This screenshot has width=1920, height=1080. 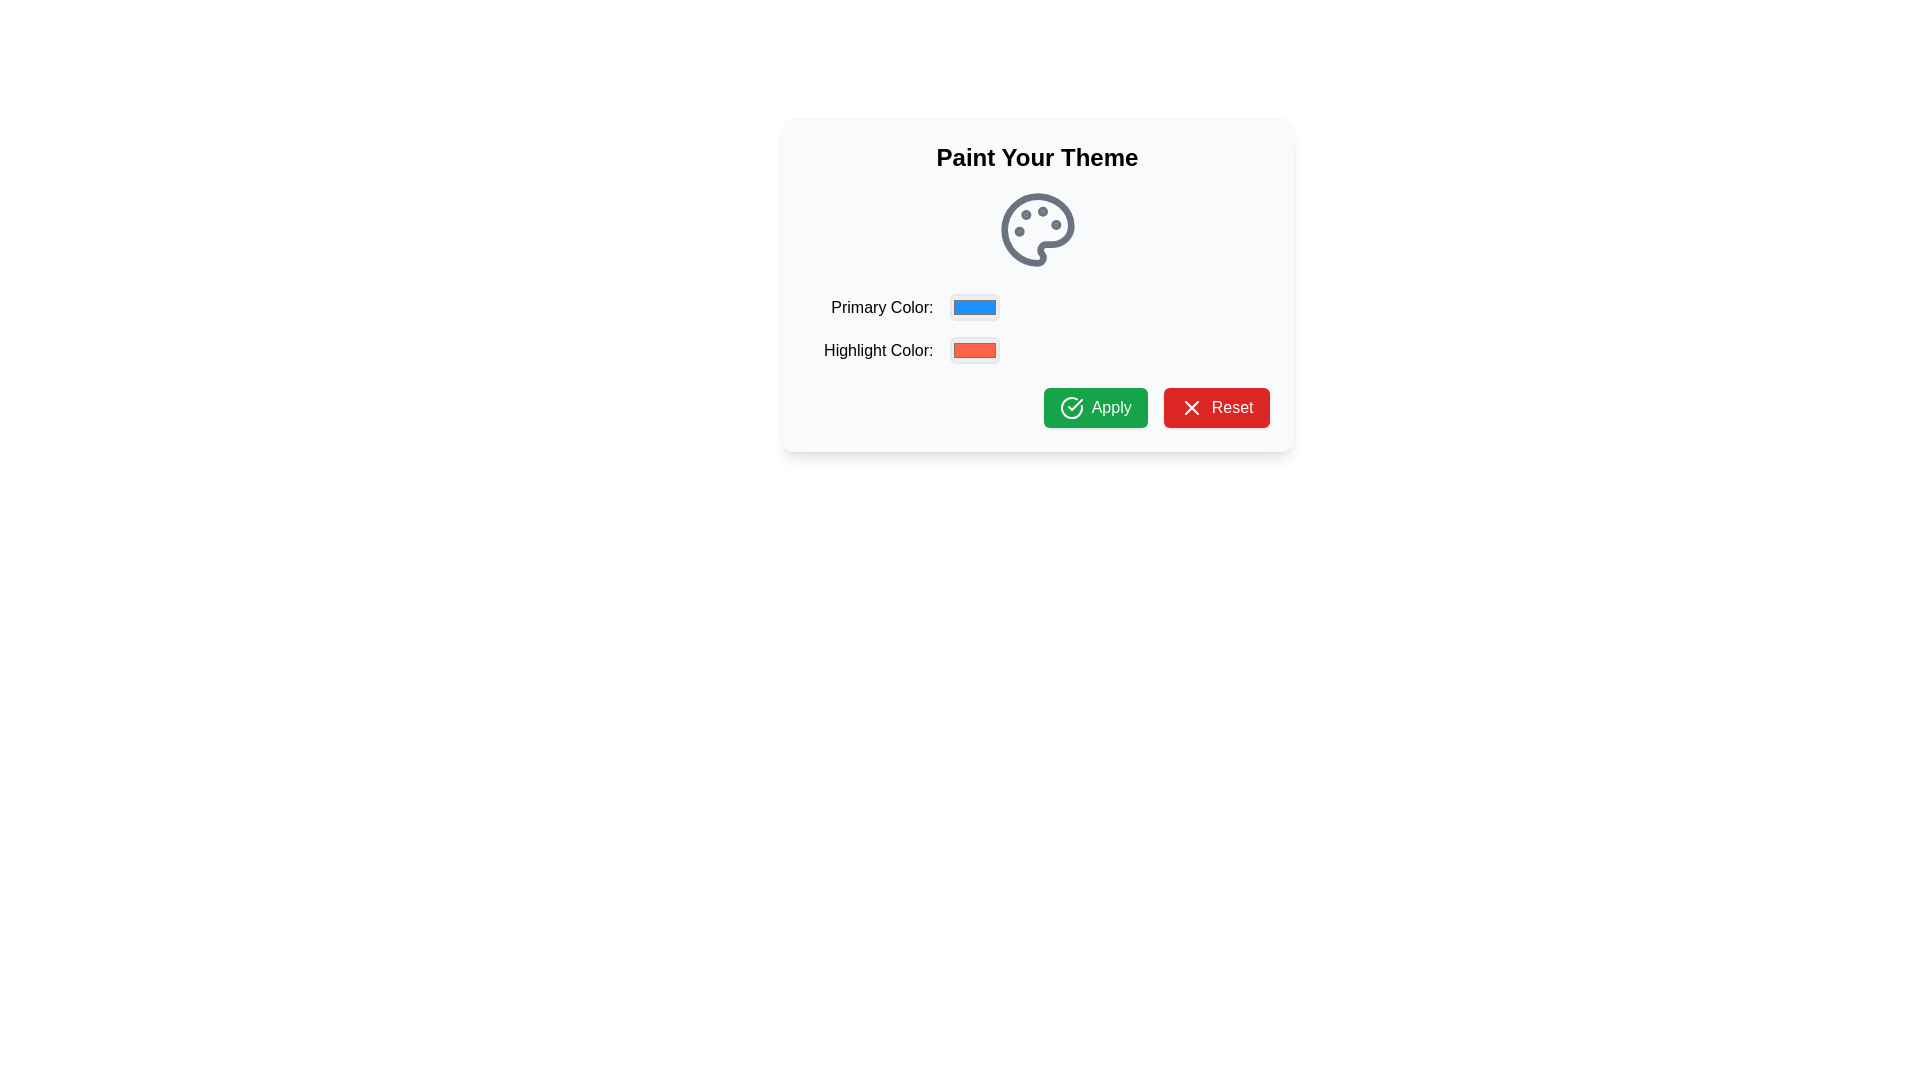 I want to click on the Highlight Color, so click(x=974, y=349).